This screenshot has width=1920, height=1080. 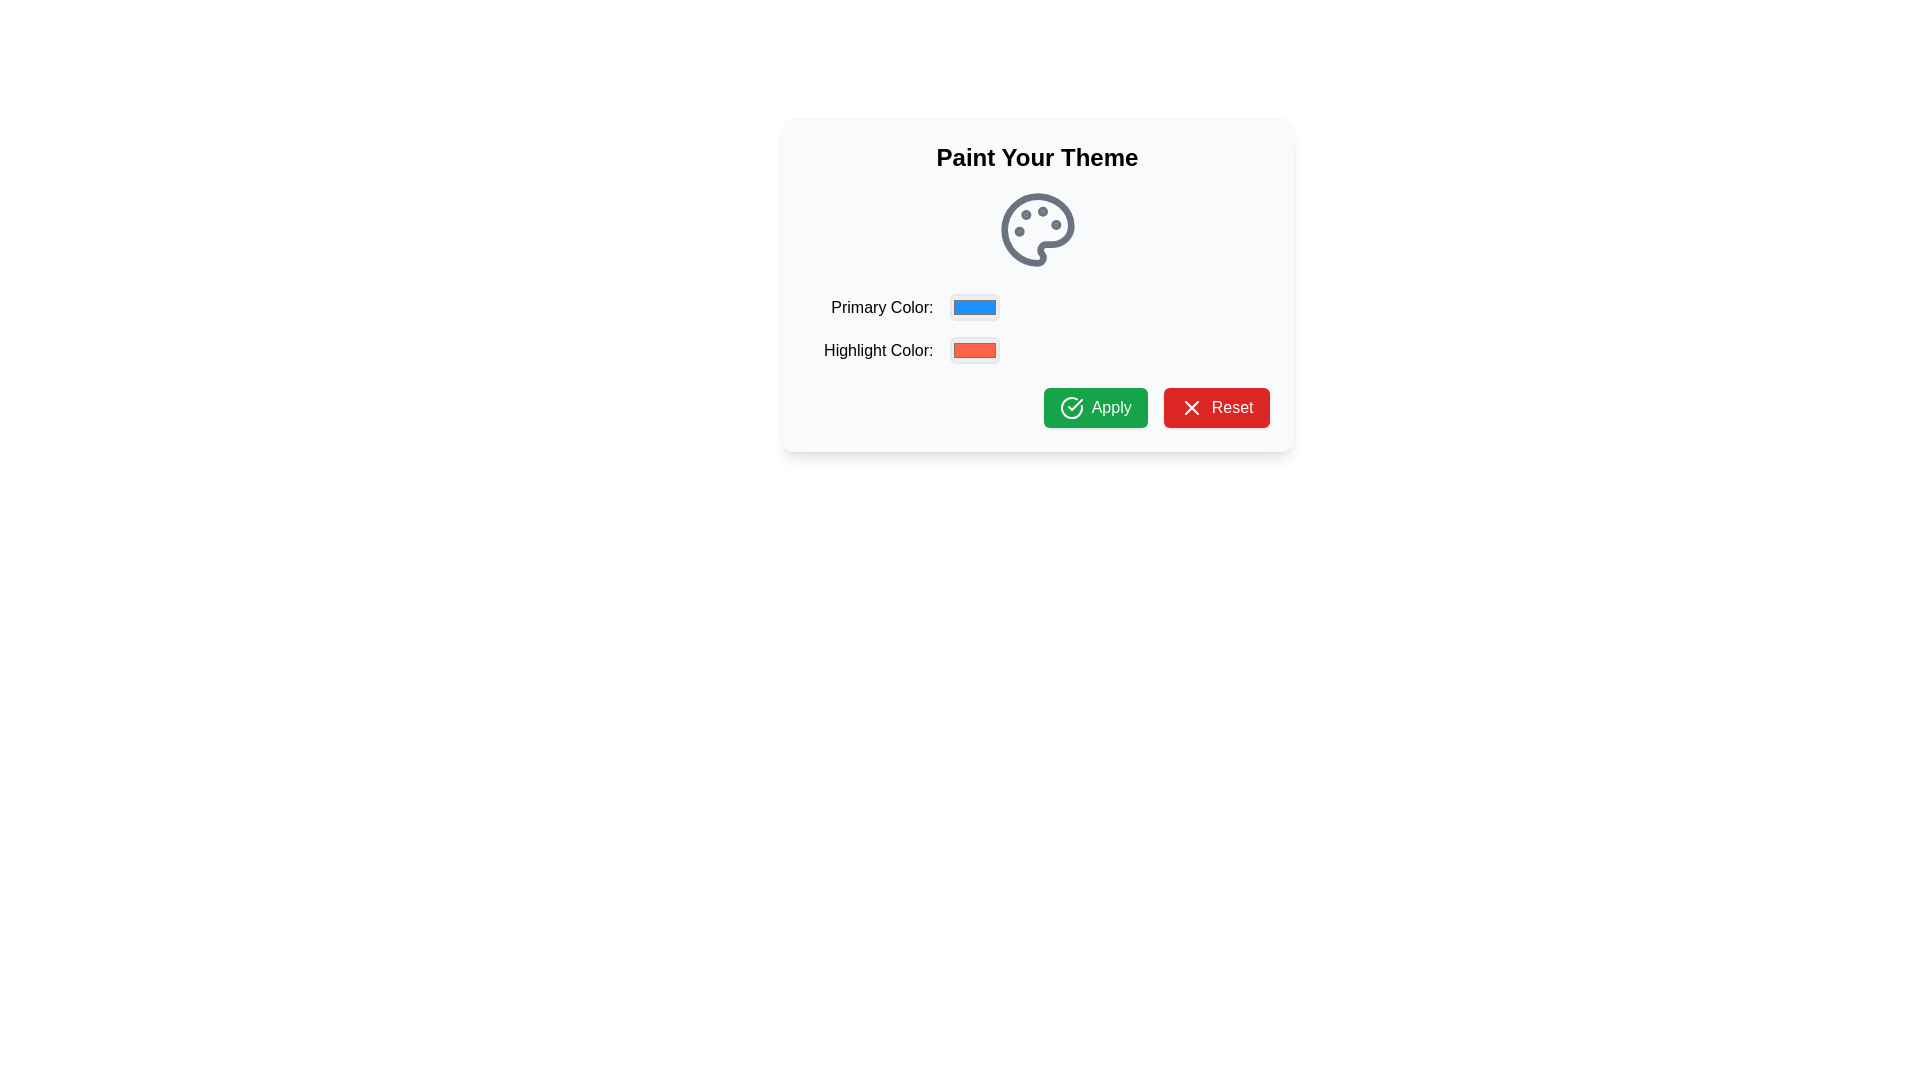 I want to click on the Highlight Color, so click(x=974, y=349).